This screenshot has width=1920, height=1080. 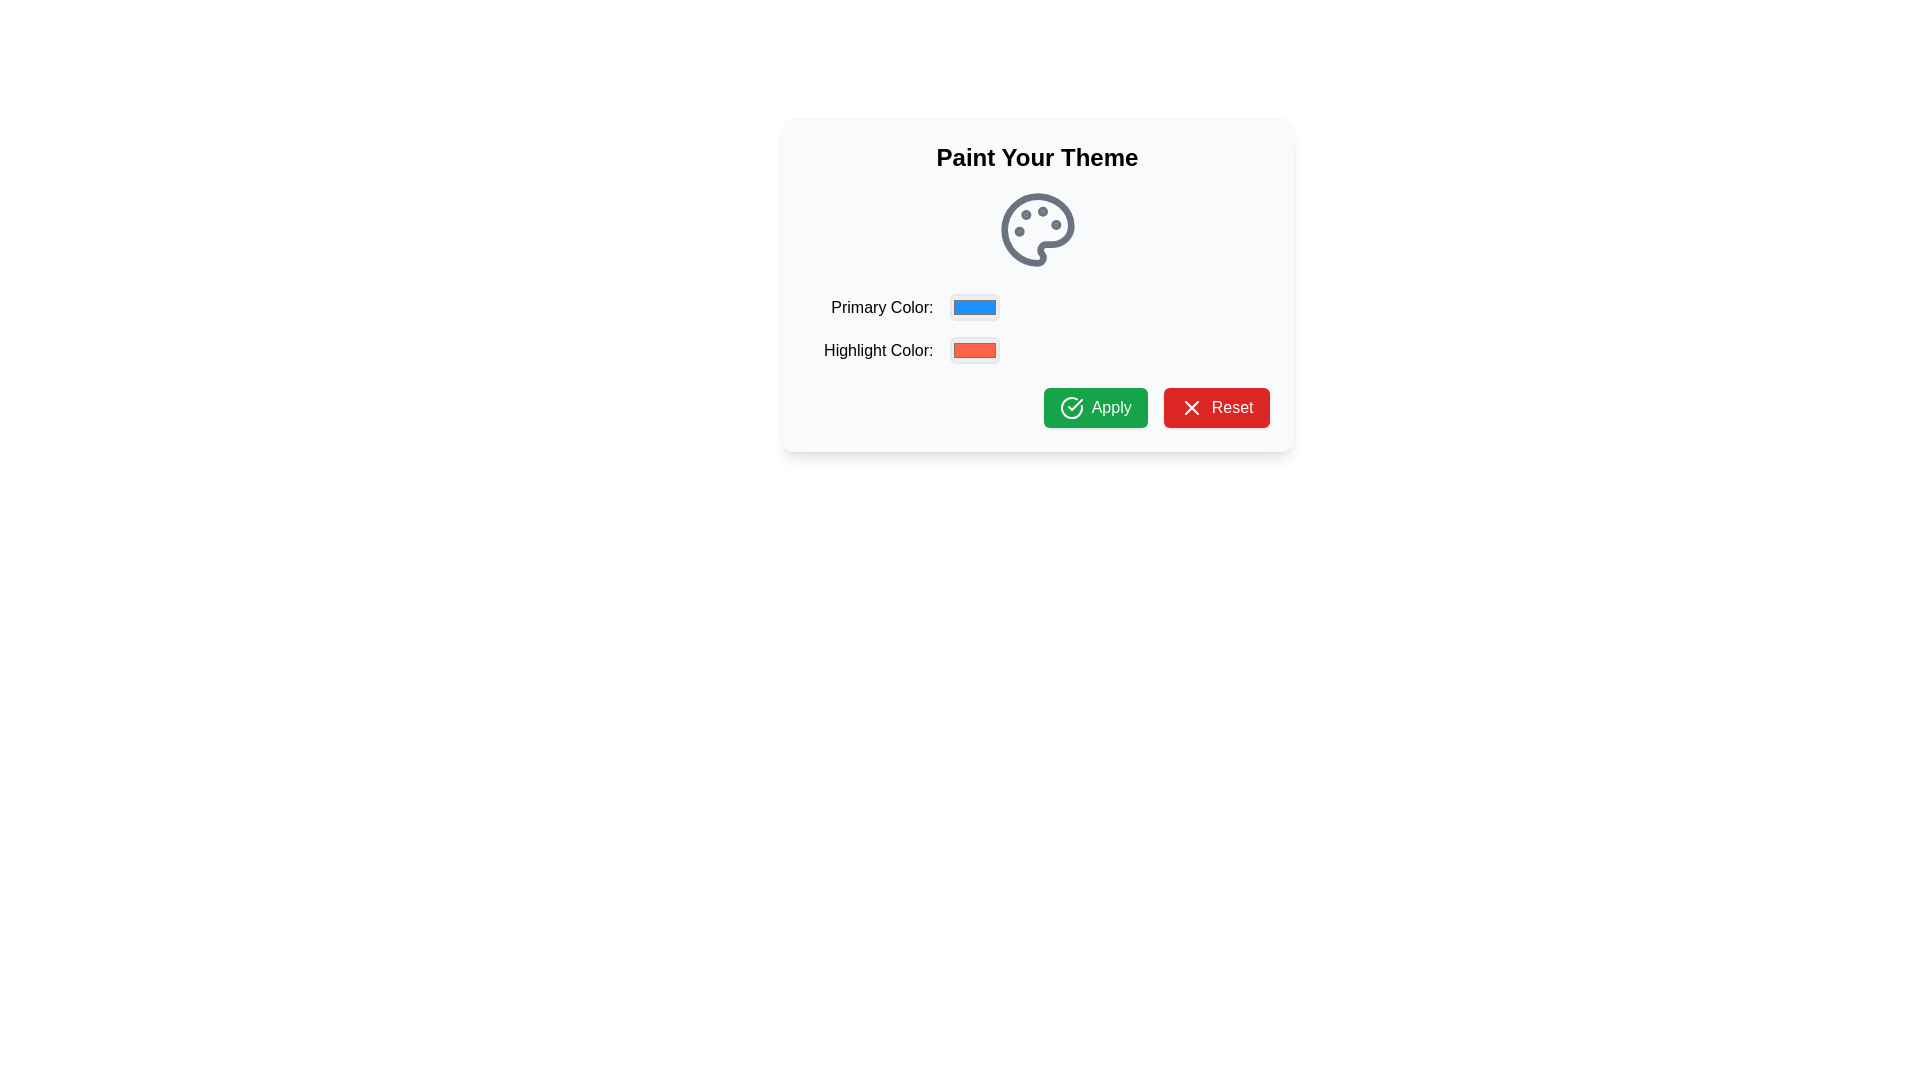 I want to click on the Highlight Color, so click(x=974, y=349).